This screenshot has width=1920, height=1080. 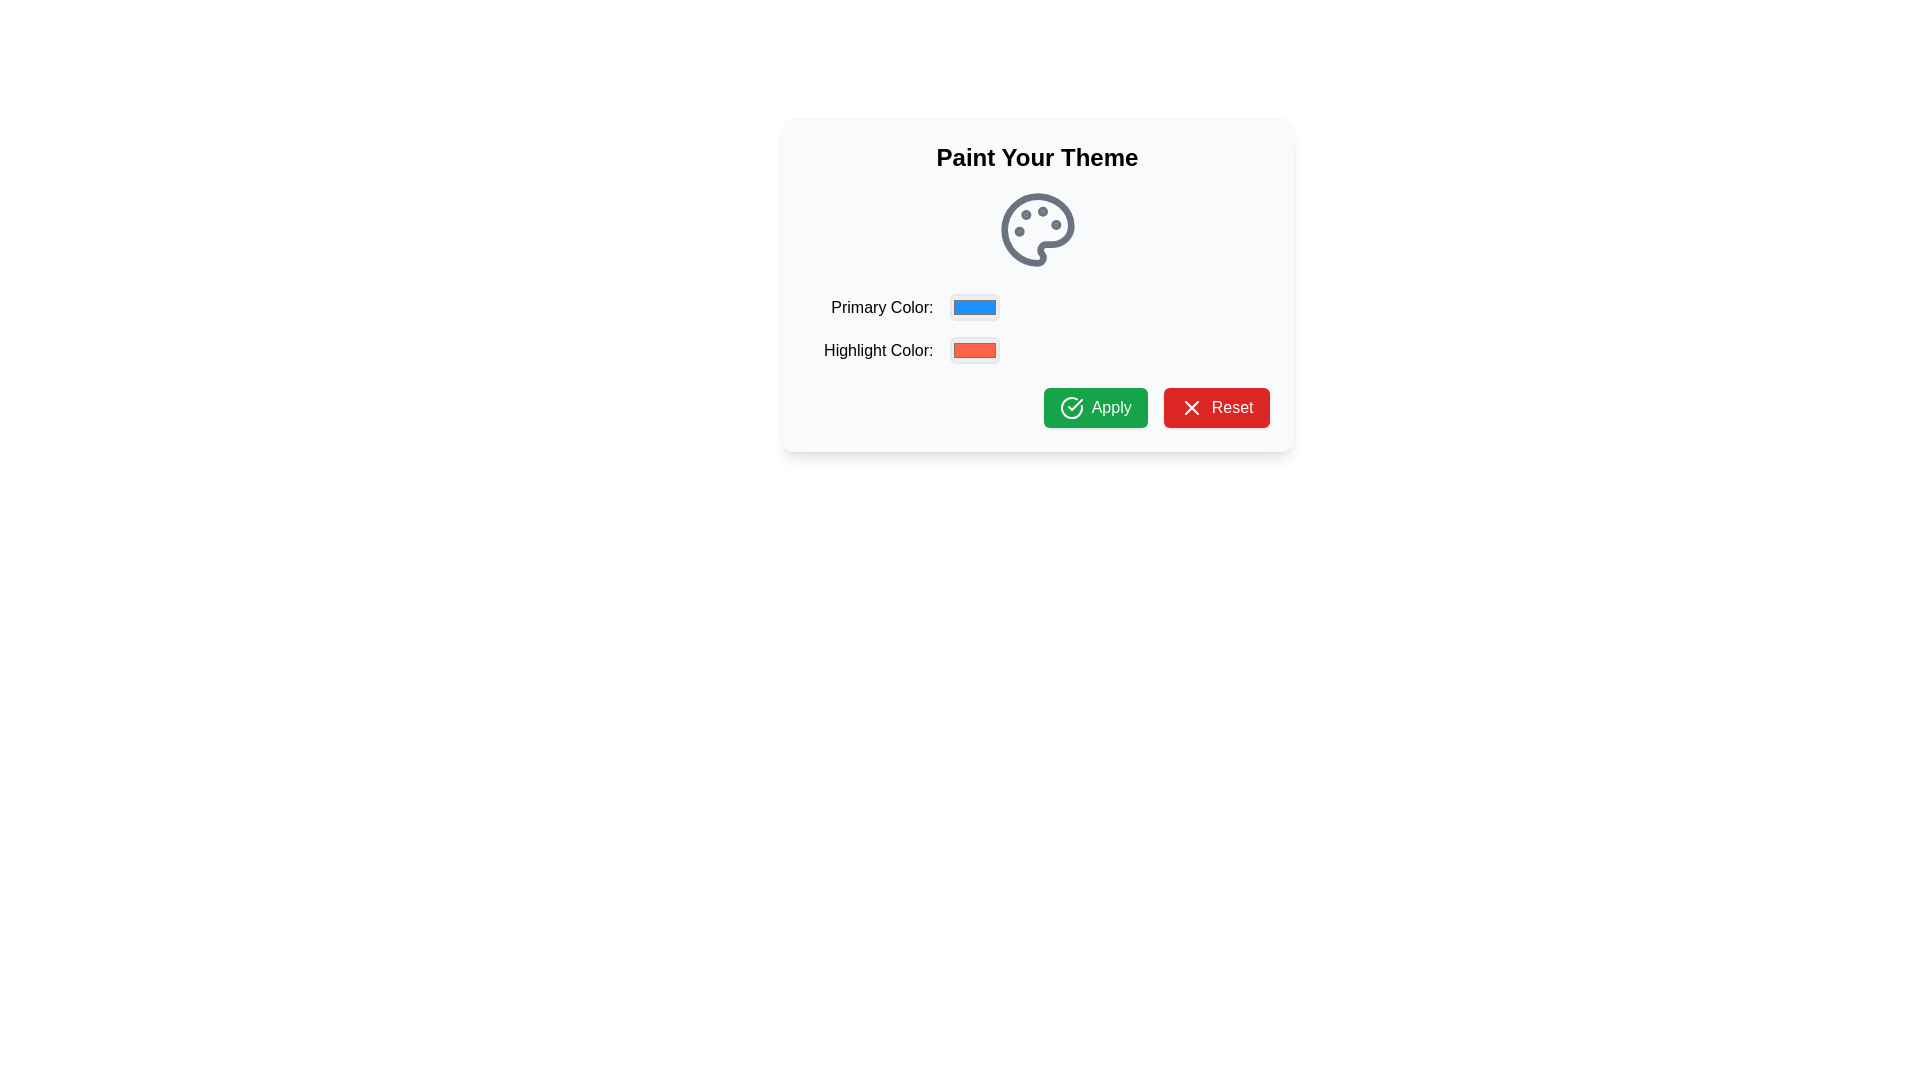 I want to click on the Highlight Color, so click(x=974, y=349).